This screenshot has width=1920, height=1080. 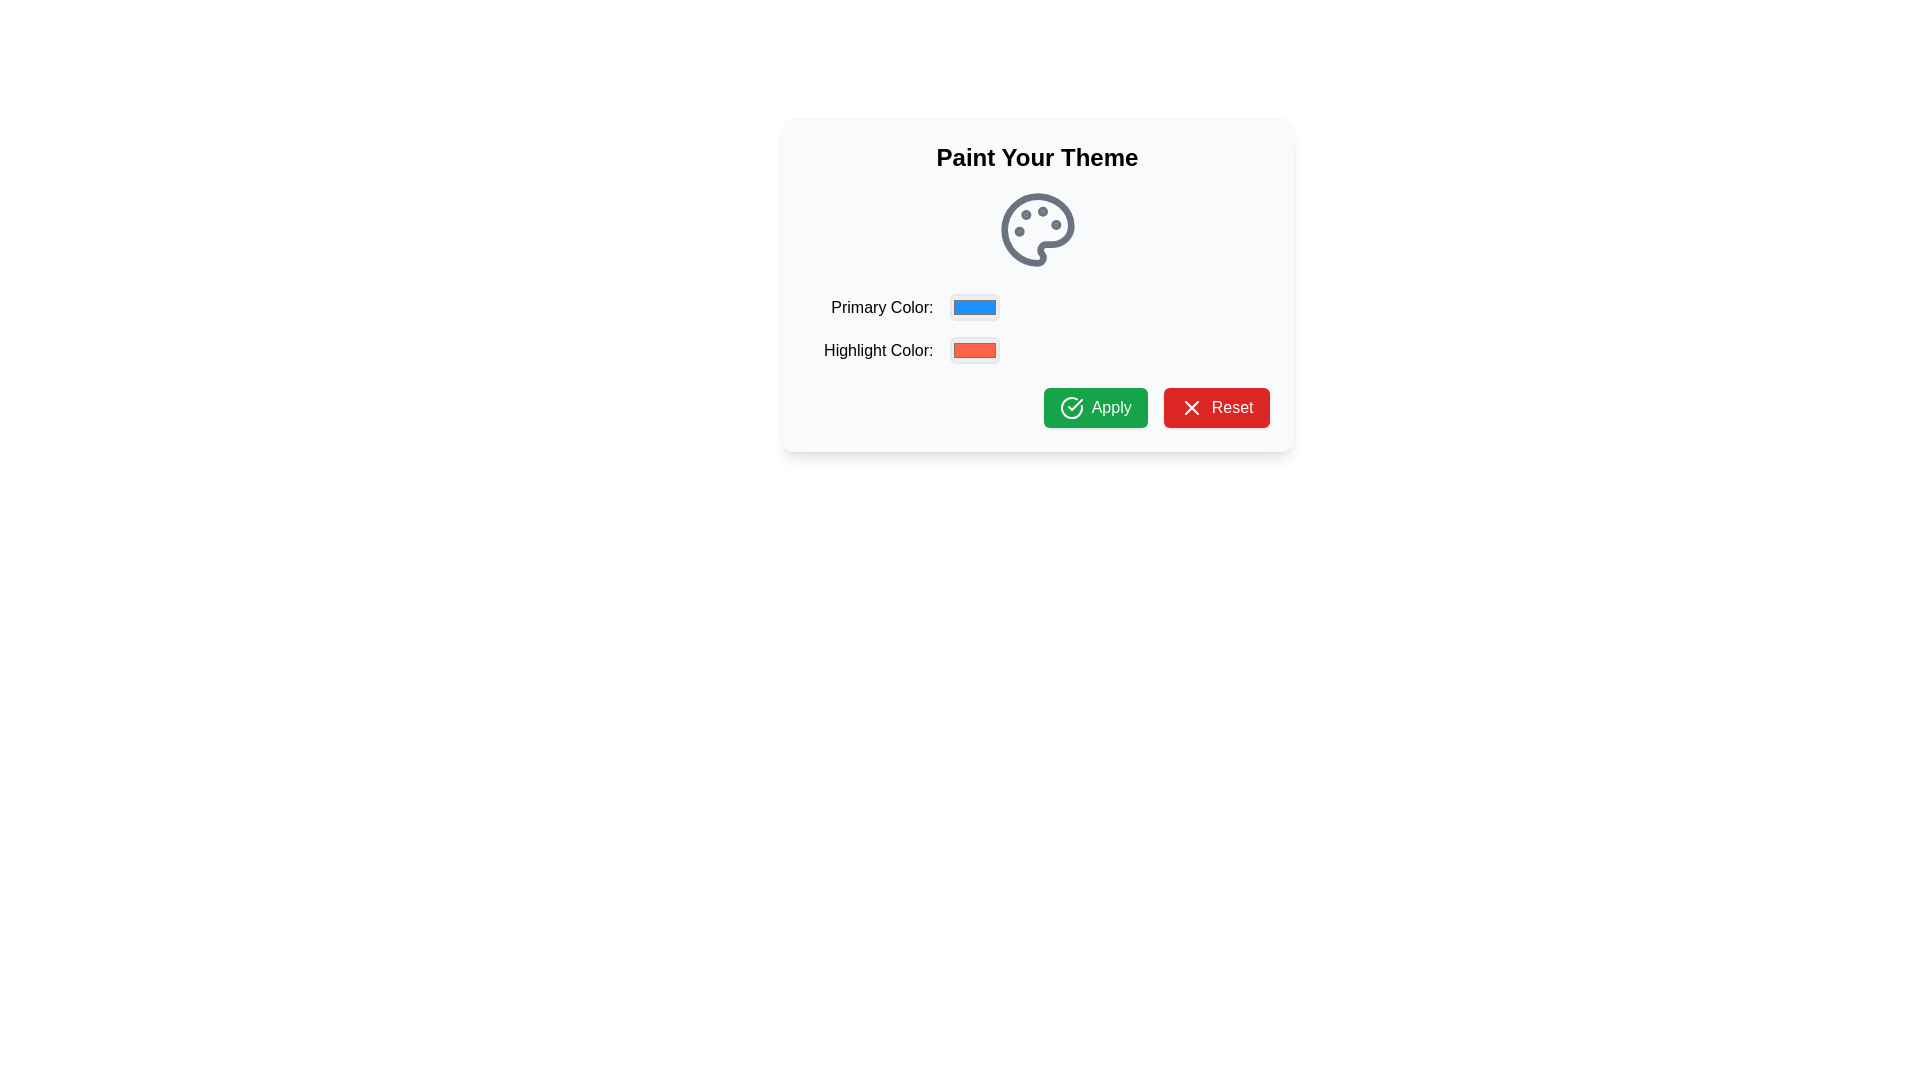 I want to click on the Highlight Color, so click(x=974, y=349).